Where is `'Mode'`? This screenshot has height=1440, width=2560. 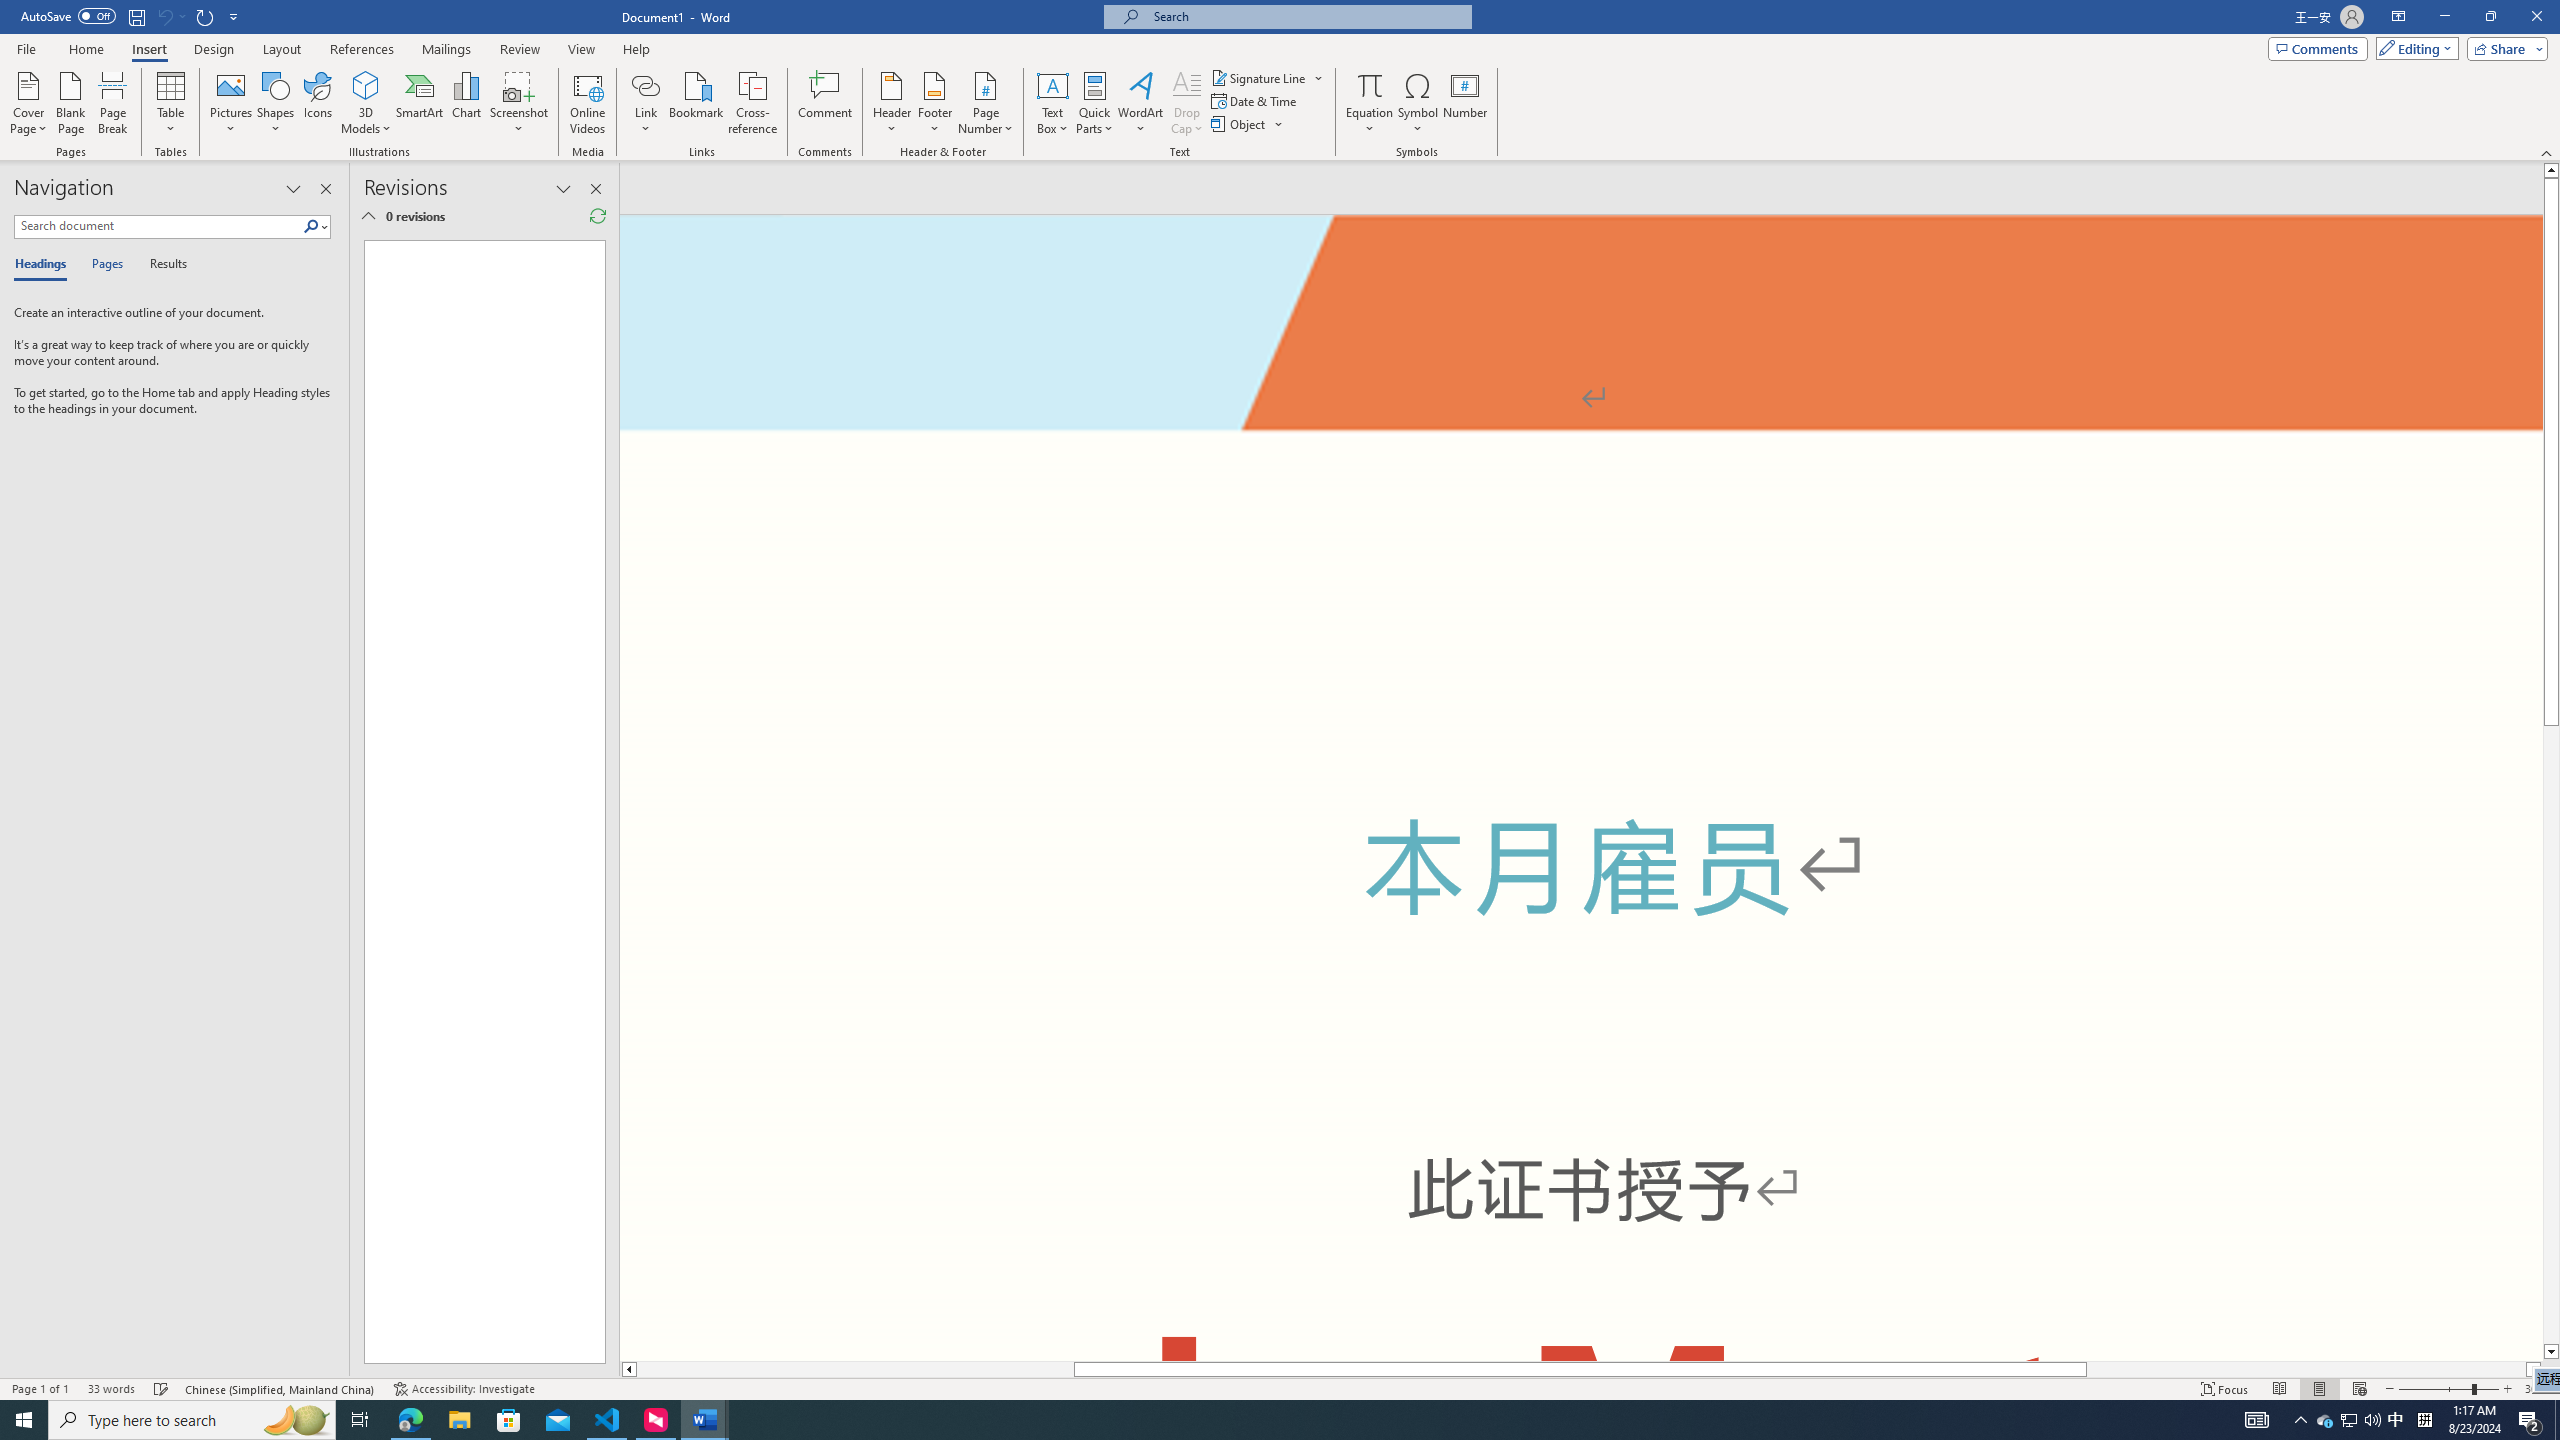
'Mode' is located at coordinates (2413, 47).